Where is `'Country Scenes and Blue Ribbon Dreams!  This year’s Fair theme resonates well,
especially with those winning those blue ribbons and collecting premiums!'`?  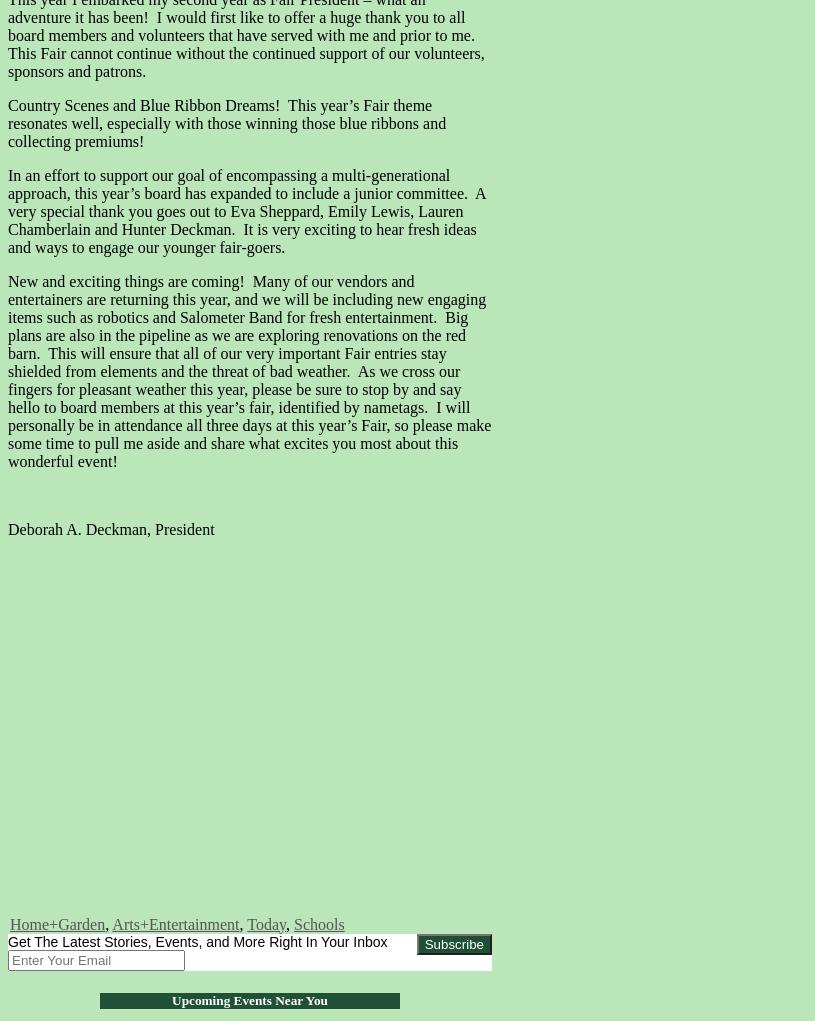
'Country Scenes and Blue Ribbon Dreams!  This year’s Fair theme resonates well,
especially with those winning those blue ribbons and collecting premiums!' is located at coordinates (226, 122).